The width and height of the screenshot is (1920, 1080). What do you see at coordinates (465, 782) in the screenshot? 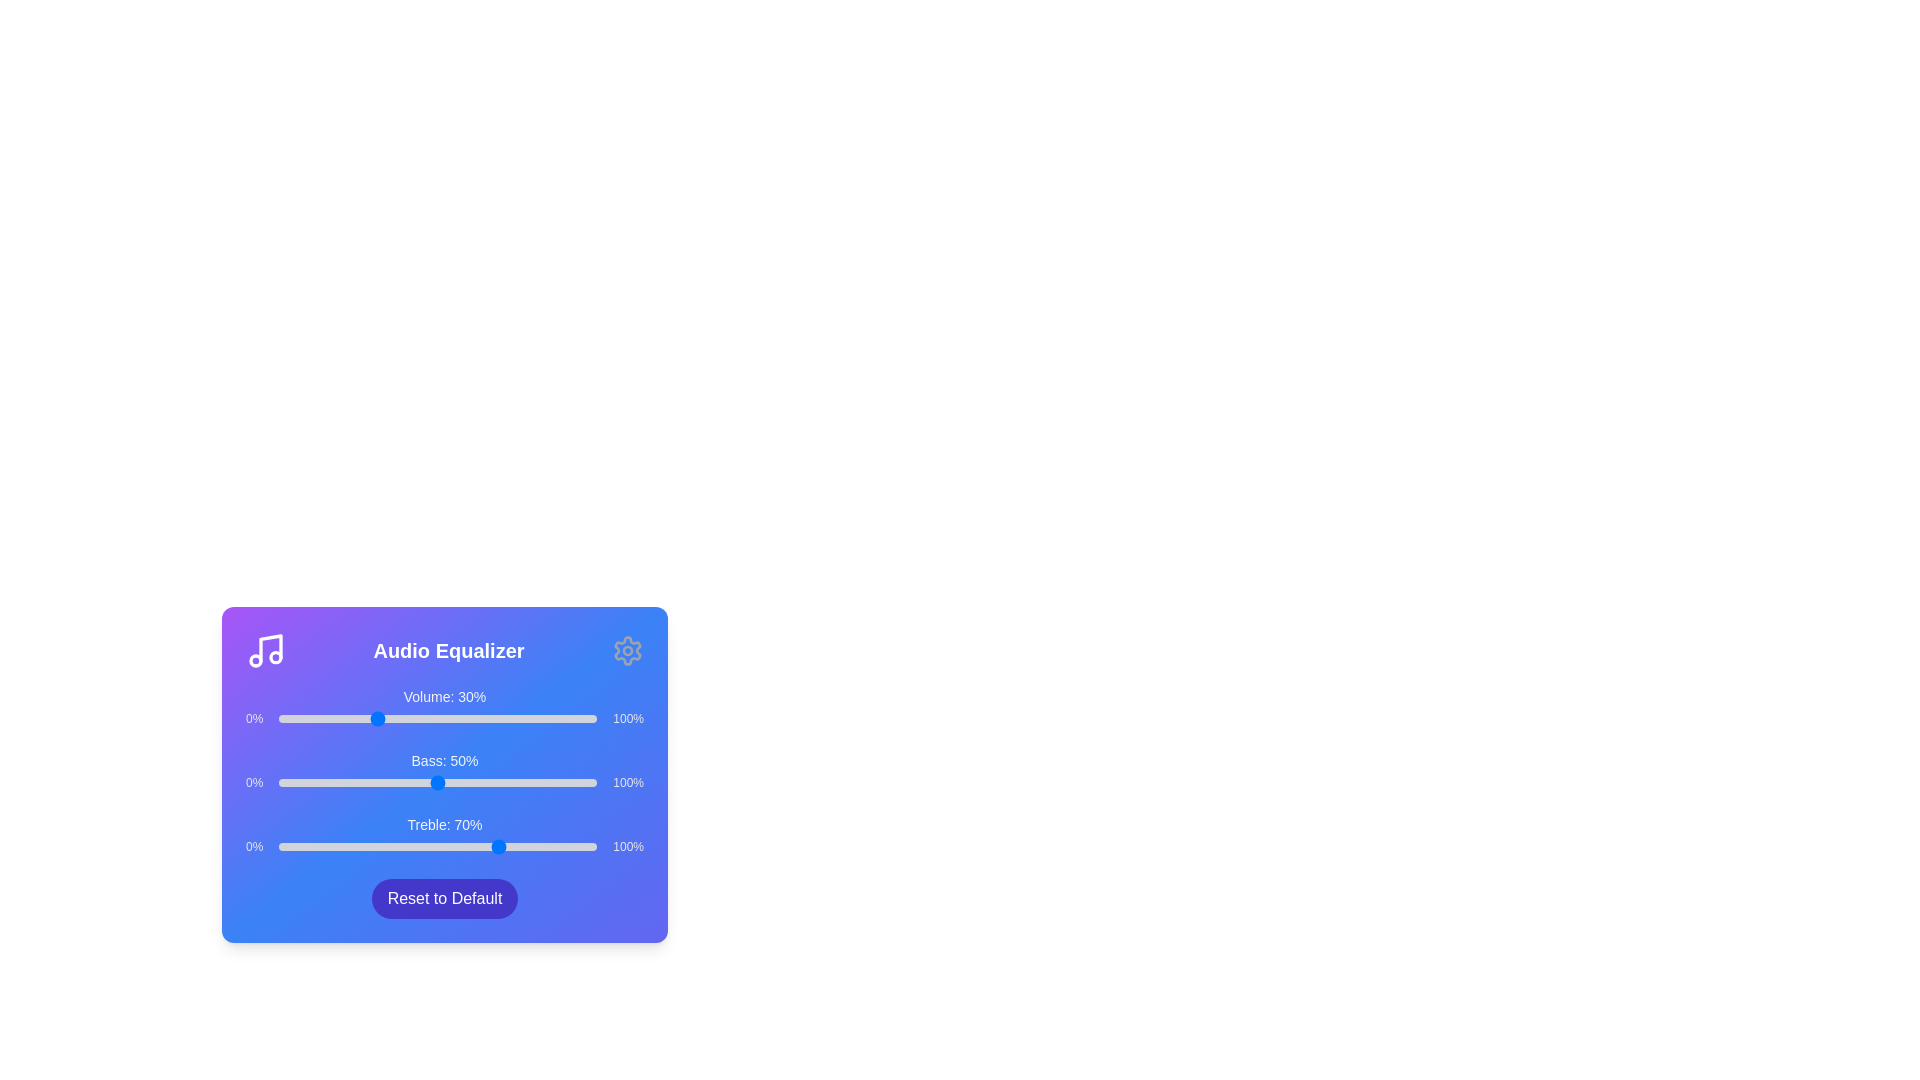
I see `the Bass slider to 59%` at bounding box center [465, 782].